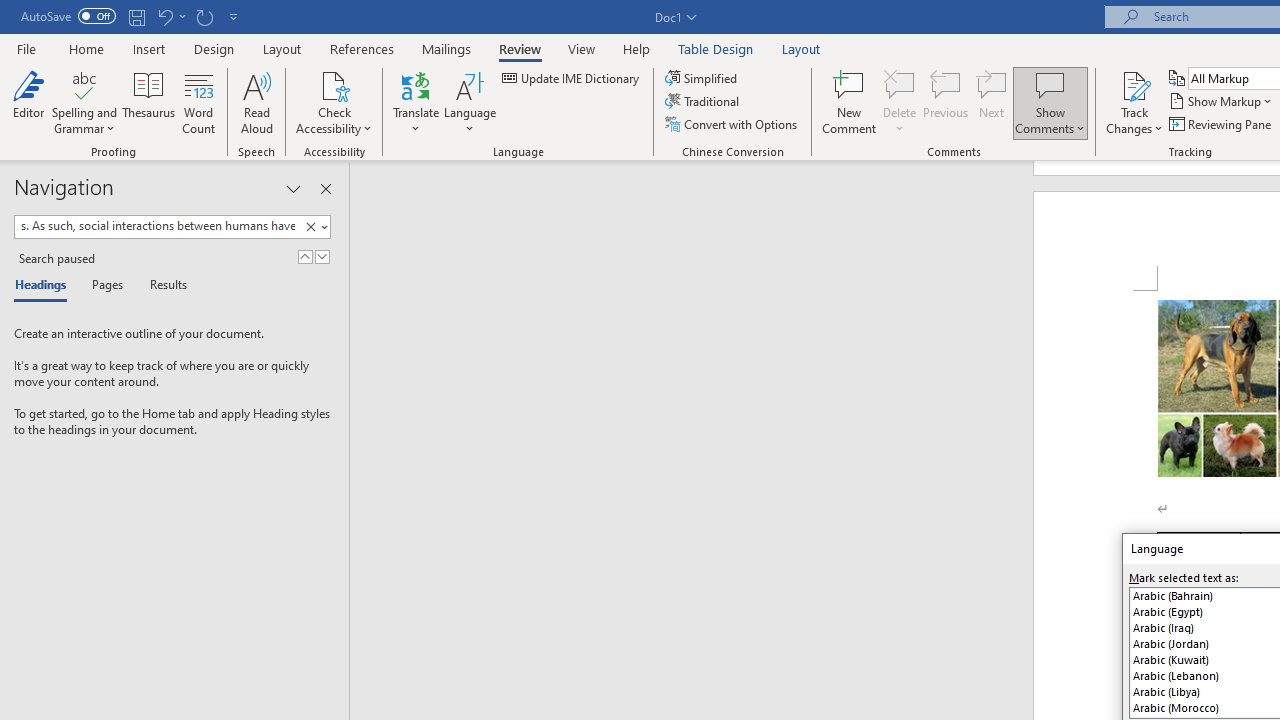 The image size is (1280, 720). What do you see at coordinates (415, 103) in the screenshot?
I see `'Translate'` at bounding box center [415, 103].